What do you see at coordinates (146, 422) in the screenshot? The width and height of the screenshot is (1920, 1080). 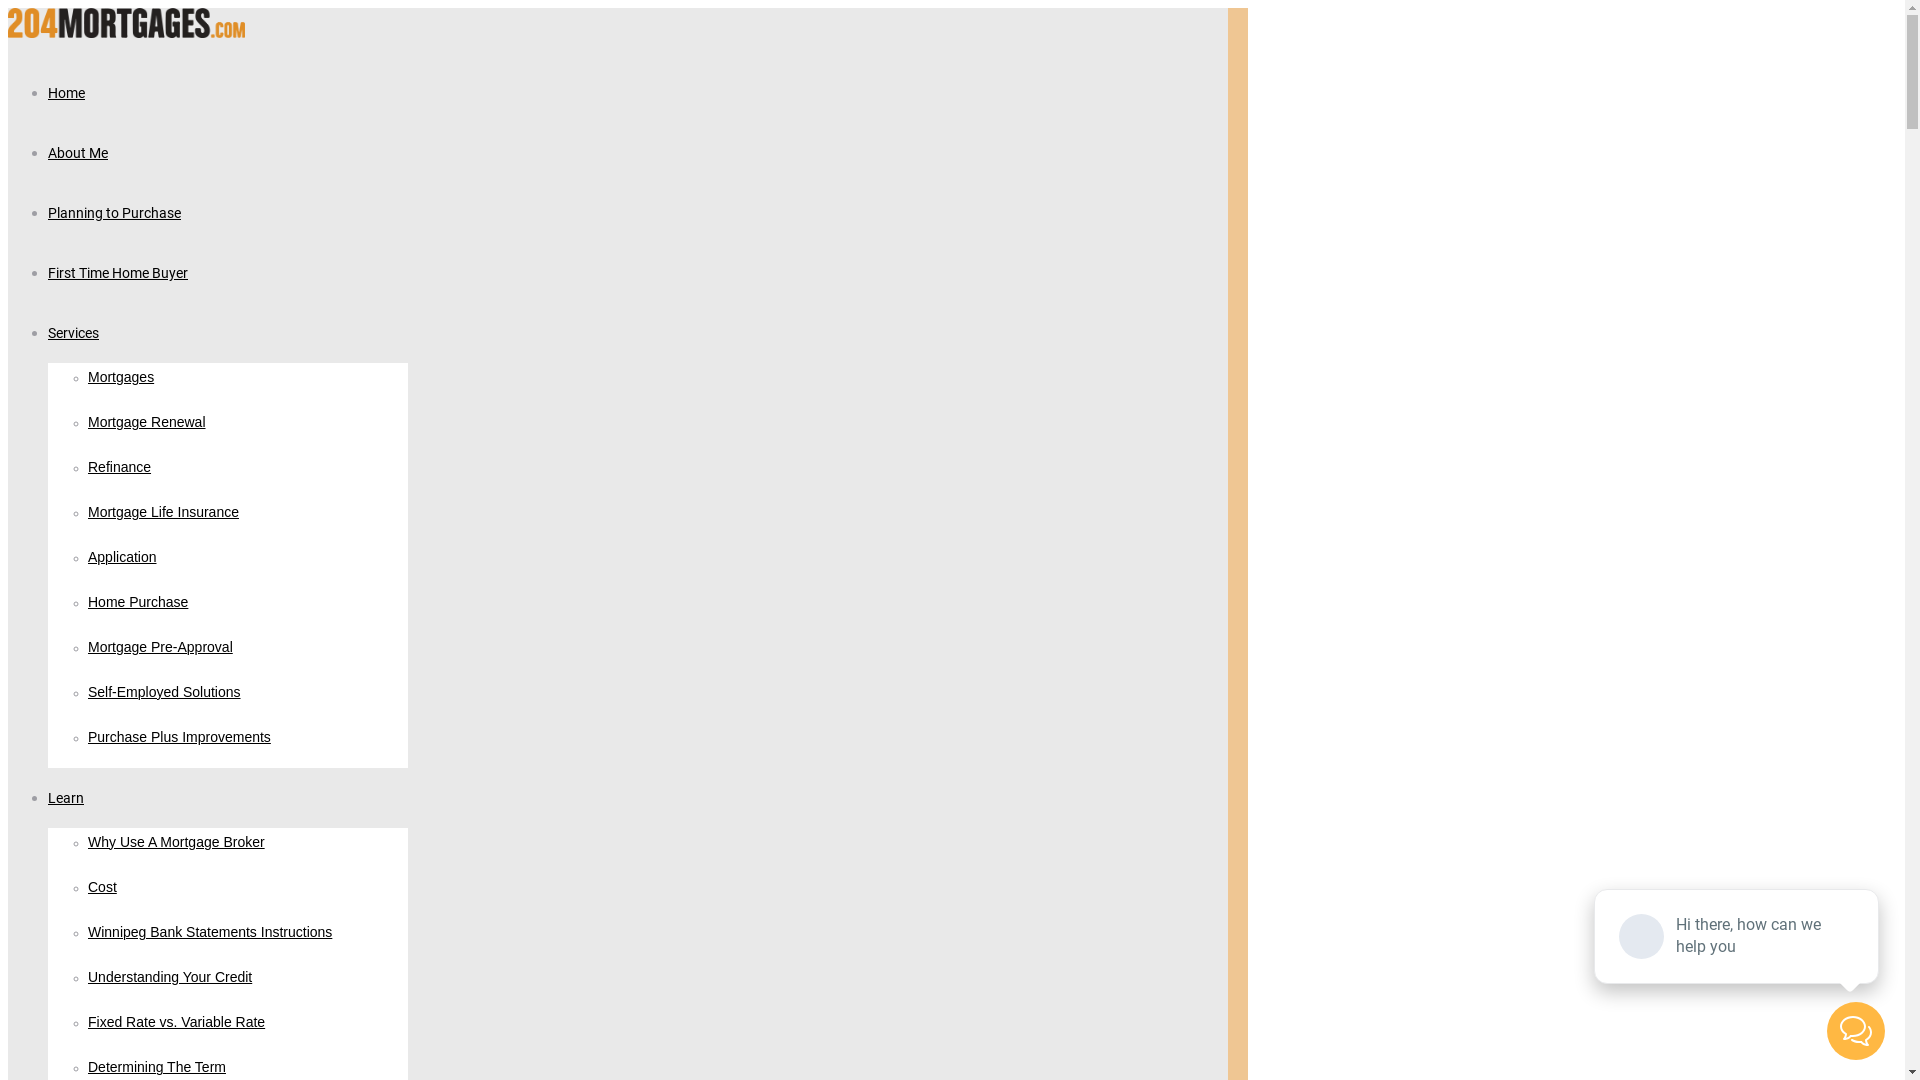 I see `'Mortgage Renewal'` at bounding box center [146, 422].